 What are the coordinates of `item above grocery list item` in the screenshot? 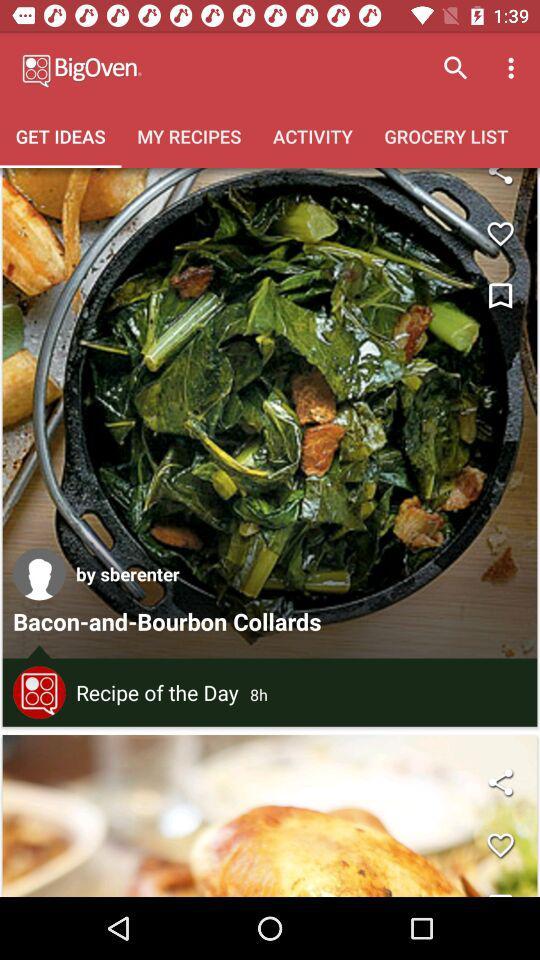 It's located at (513, 68).